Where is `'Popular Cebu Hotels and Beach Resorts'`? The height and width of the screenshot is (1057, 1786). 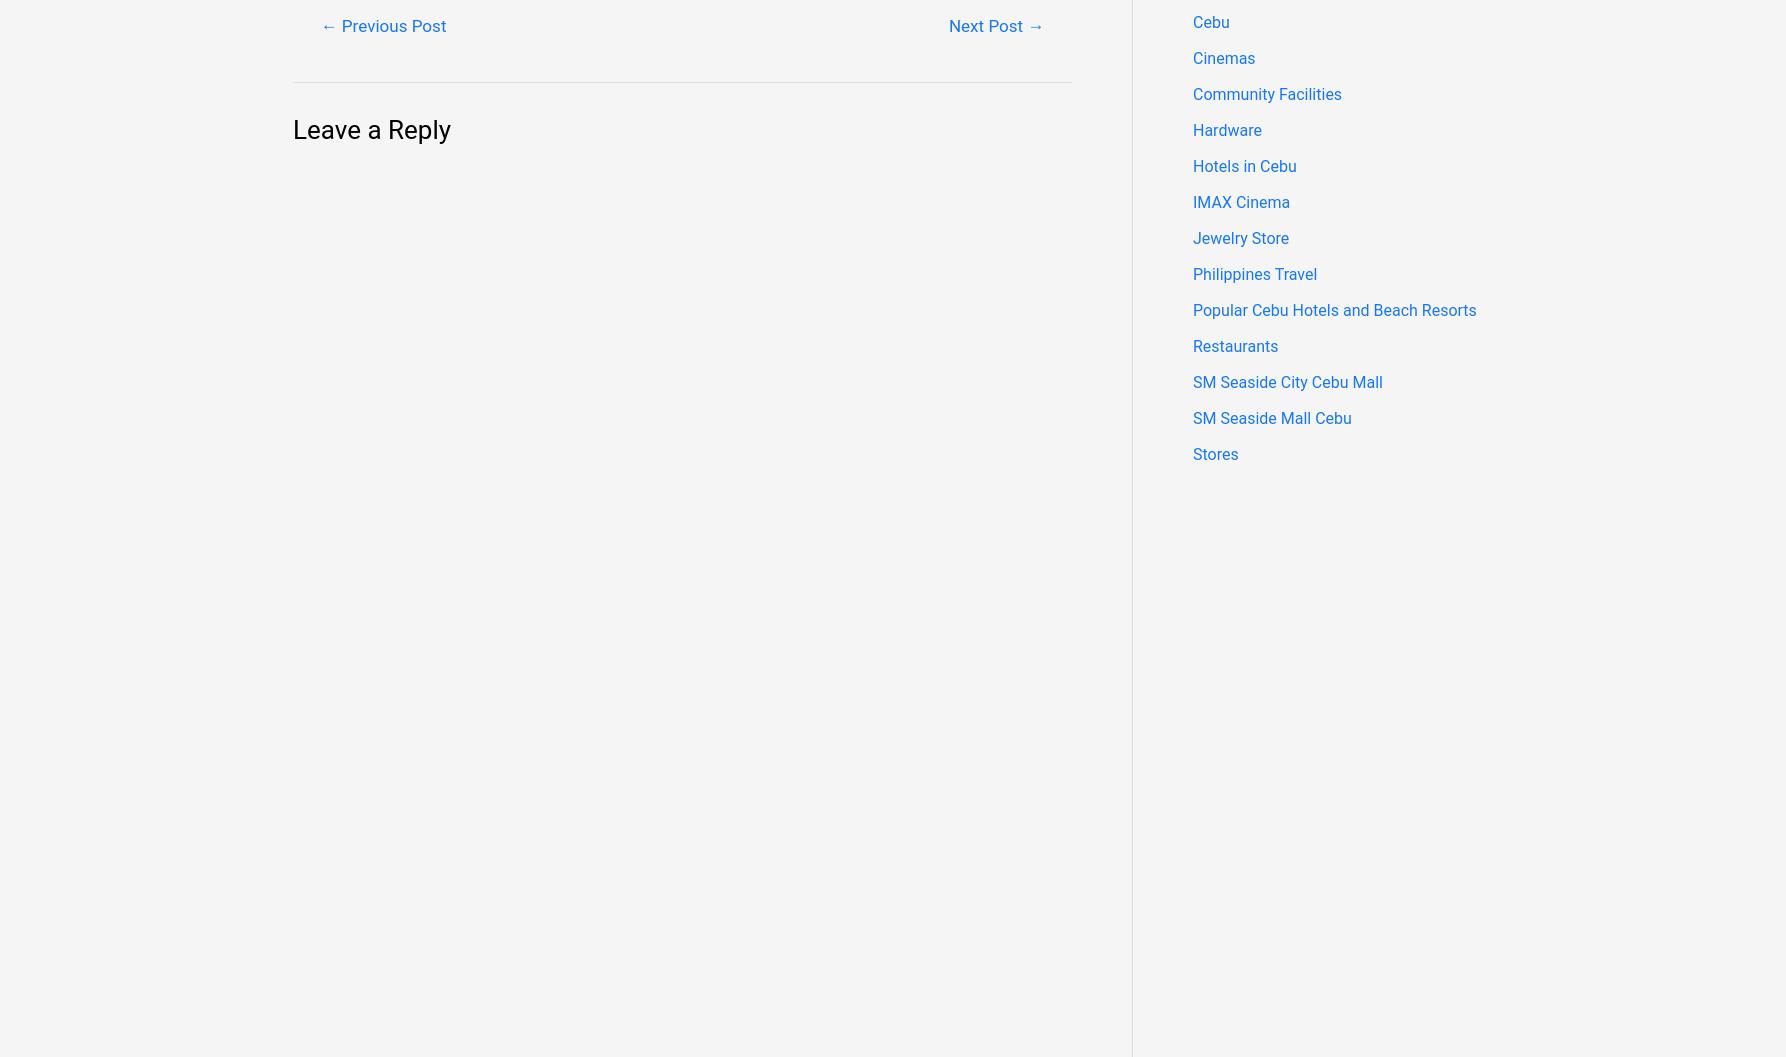 'Popular Cebu Hotels and Beach Resorts' is located at coordinates (1334, 310).